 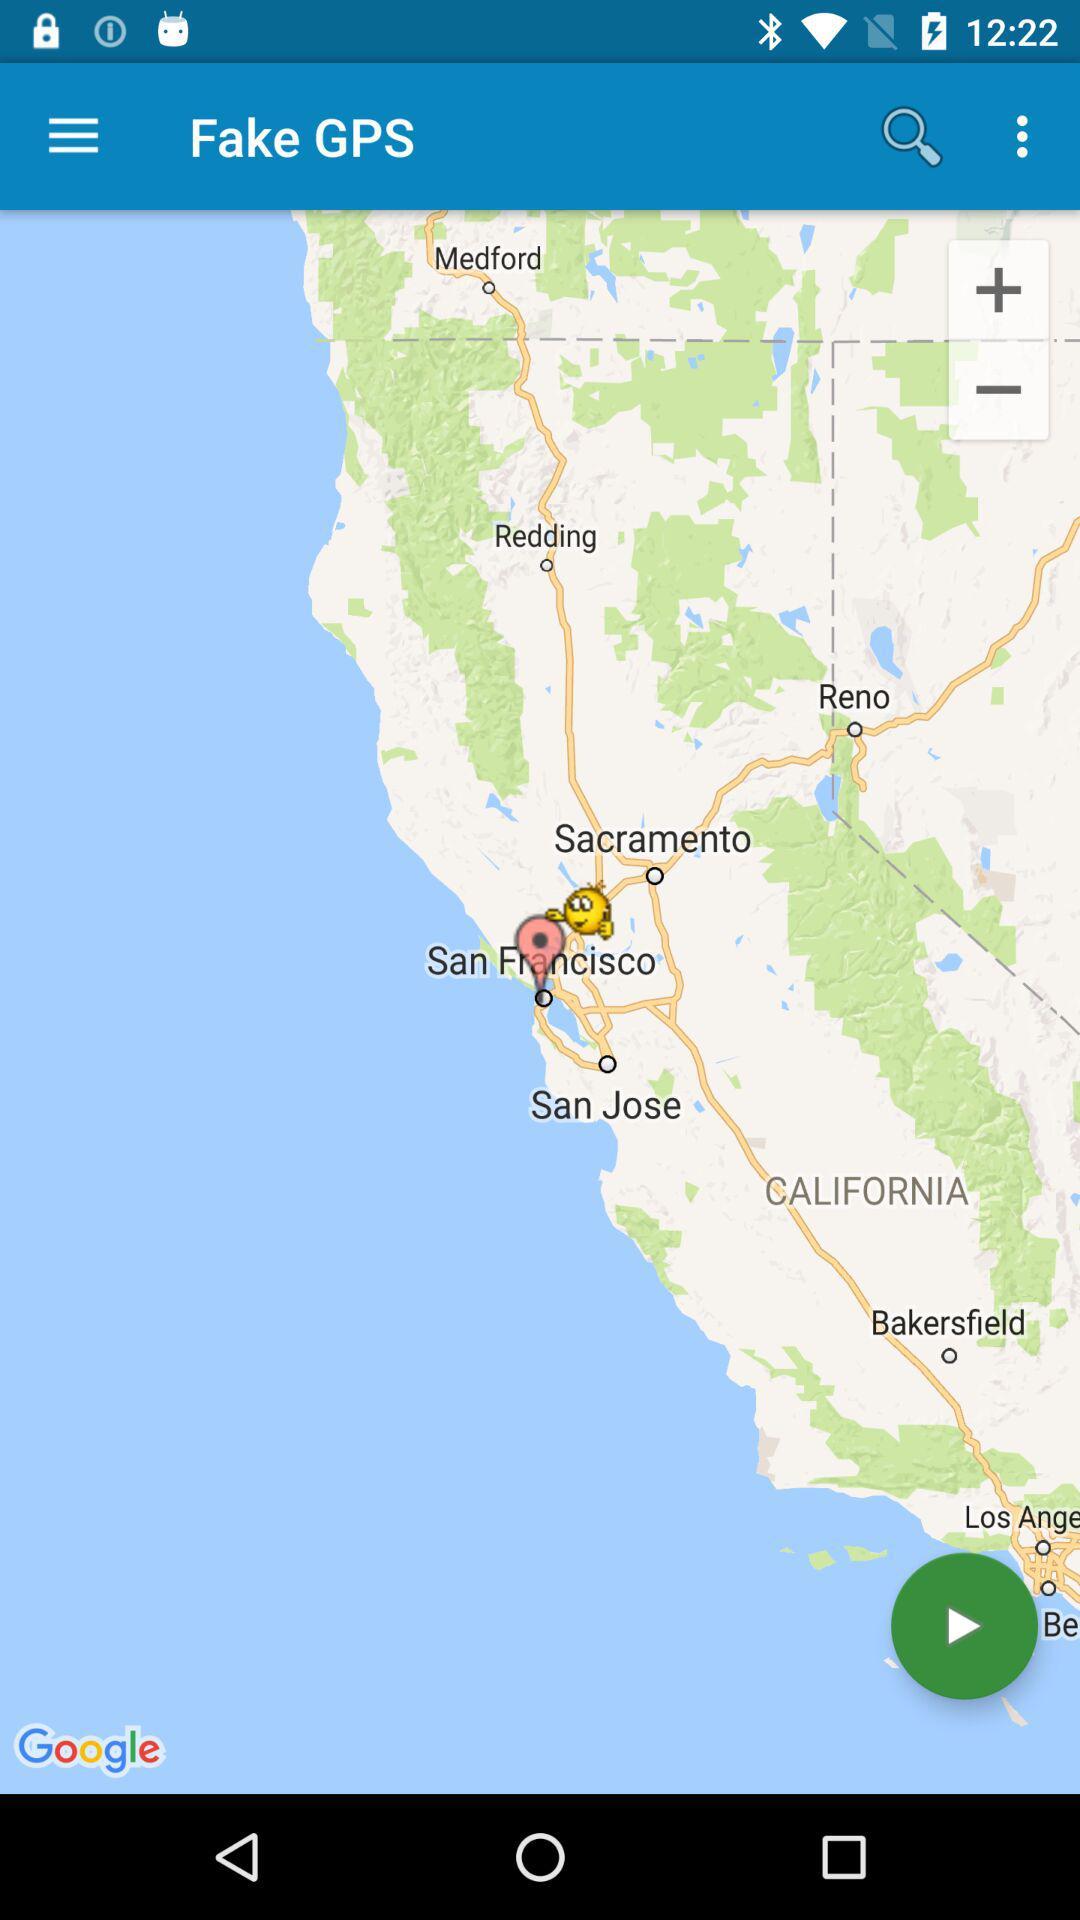 What do you see at coordinates (72, 135) in the screenshot?
I see `item next to the fake gps item` at bounding box center [72, 135].